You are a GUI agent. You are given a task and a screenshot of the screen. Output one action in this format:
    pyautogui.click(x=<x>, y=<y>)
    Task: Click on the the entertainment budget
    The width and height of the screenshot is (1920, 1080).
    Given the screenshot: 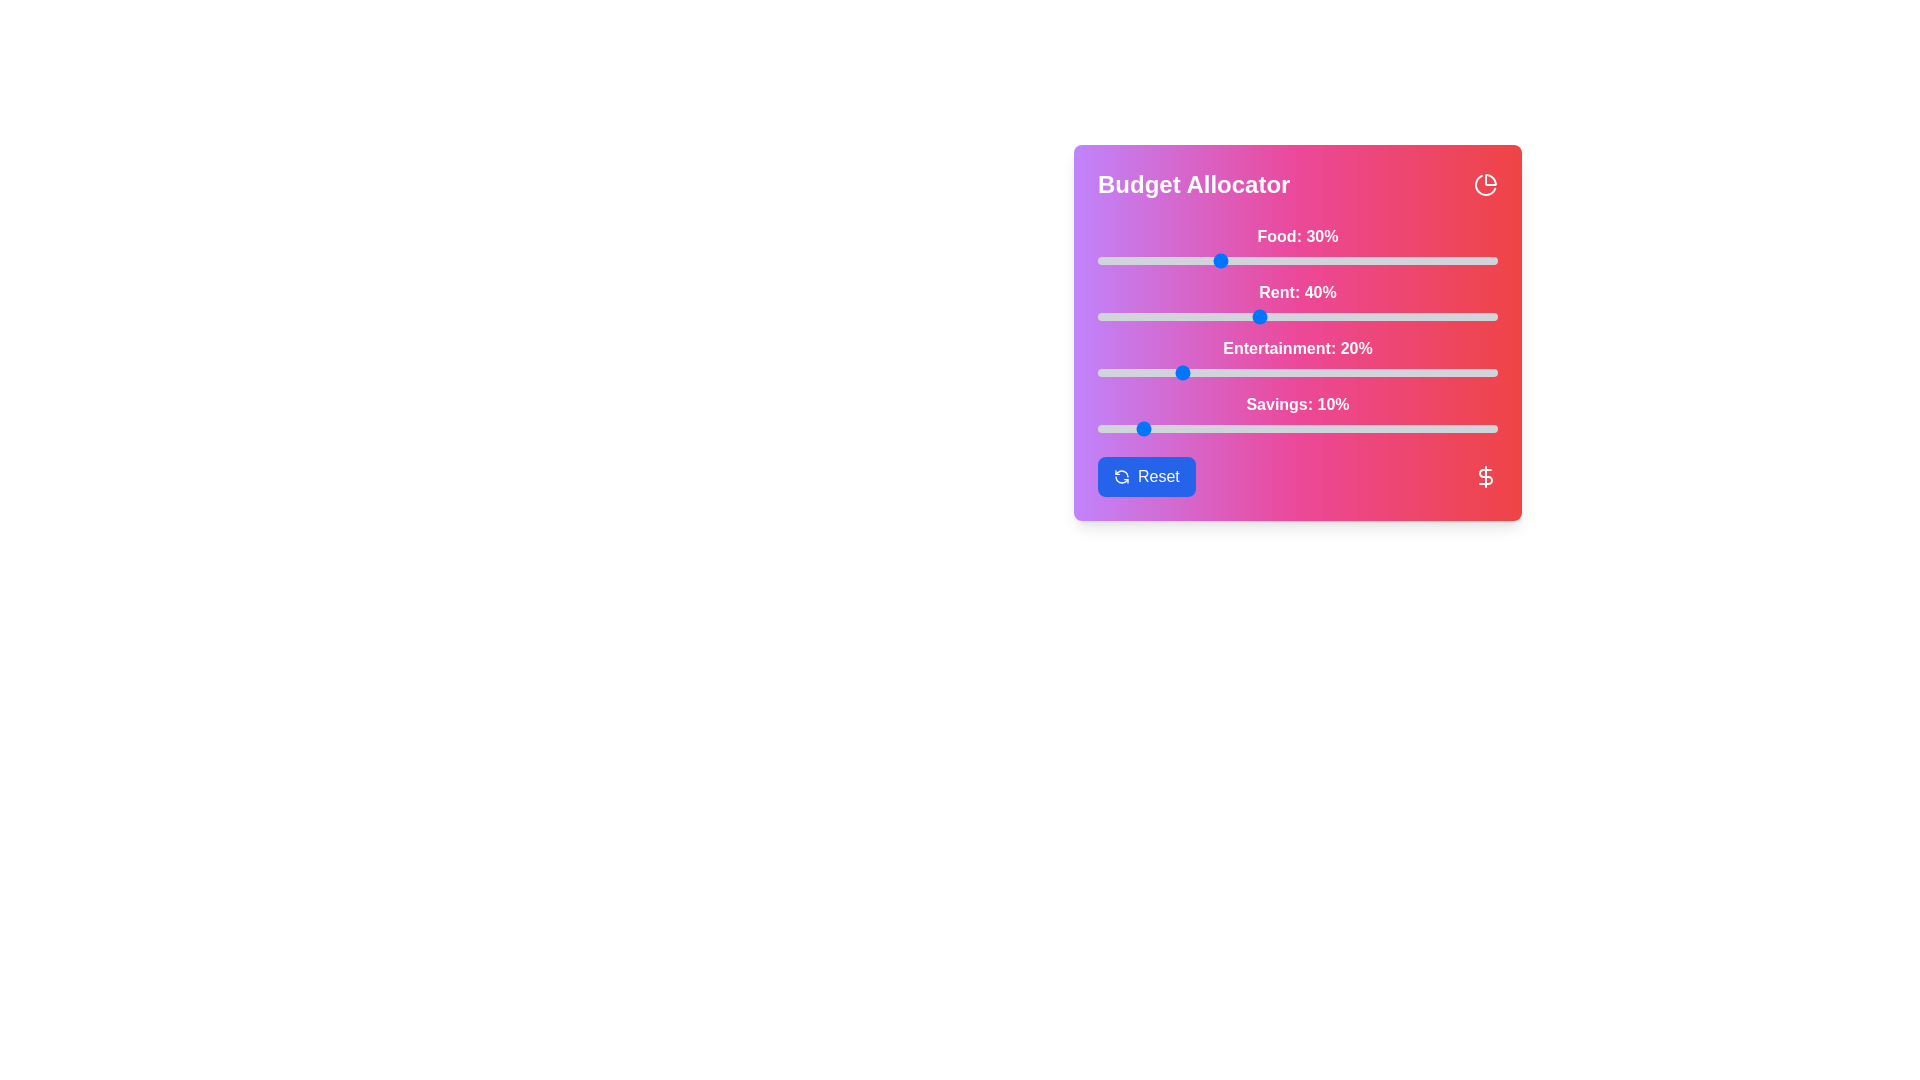 What is the action you would take?
    pyautogui.click(x=1200, y=373)
    